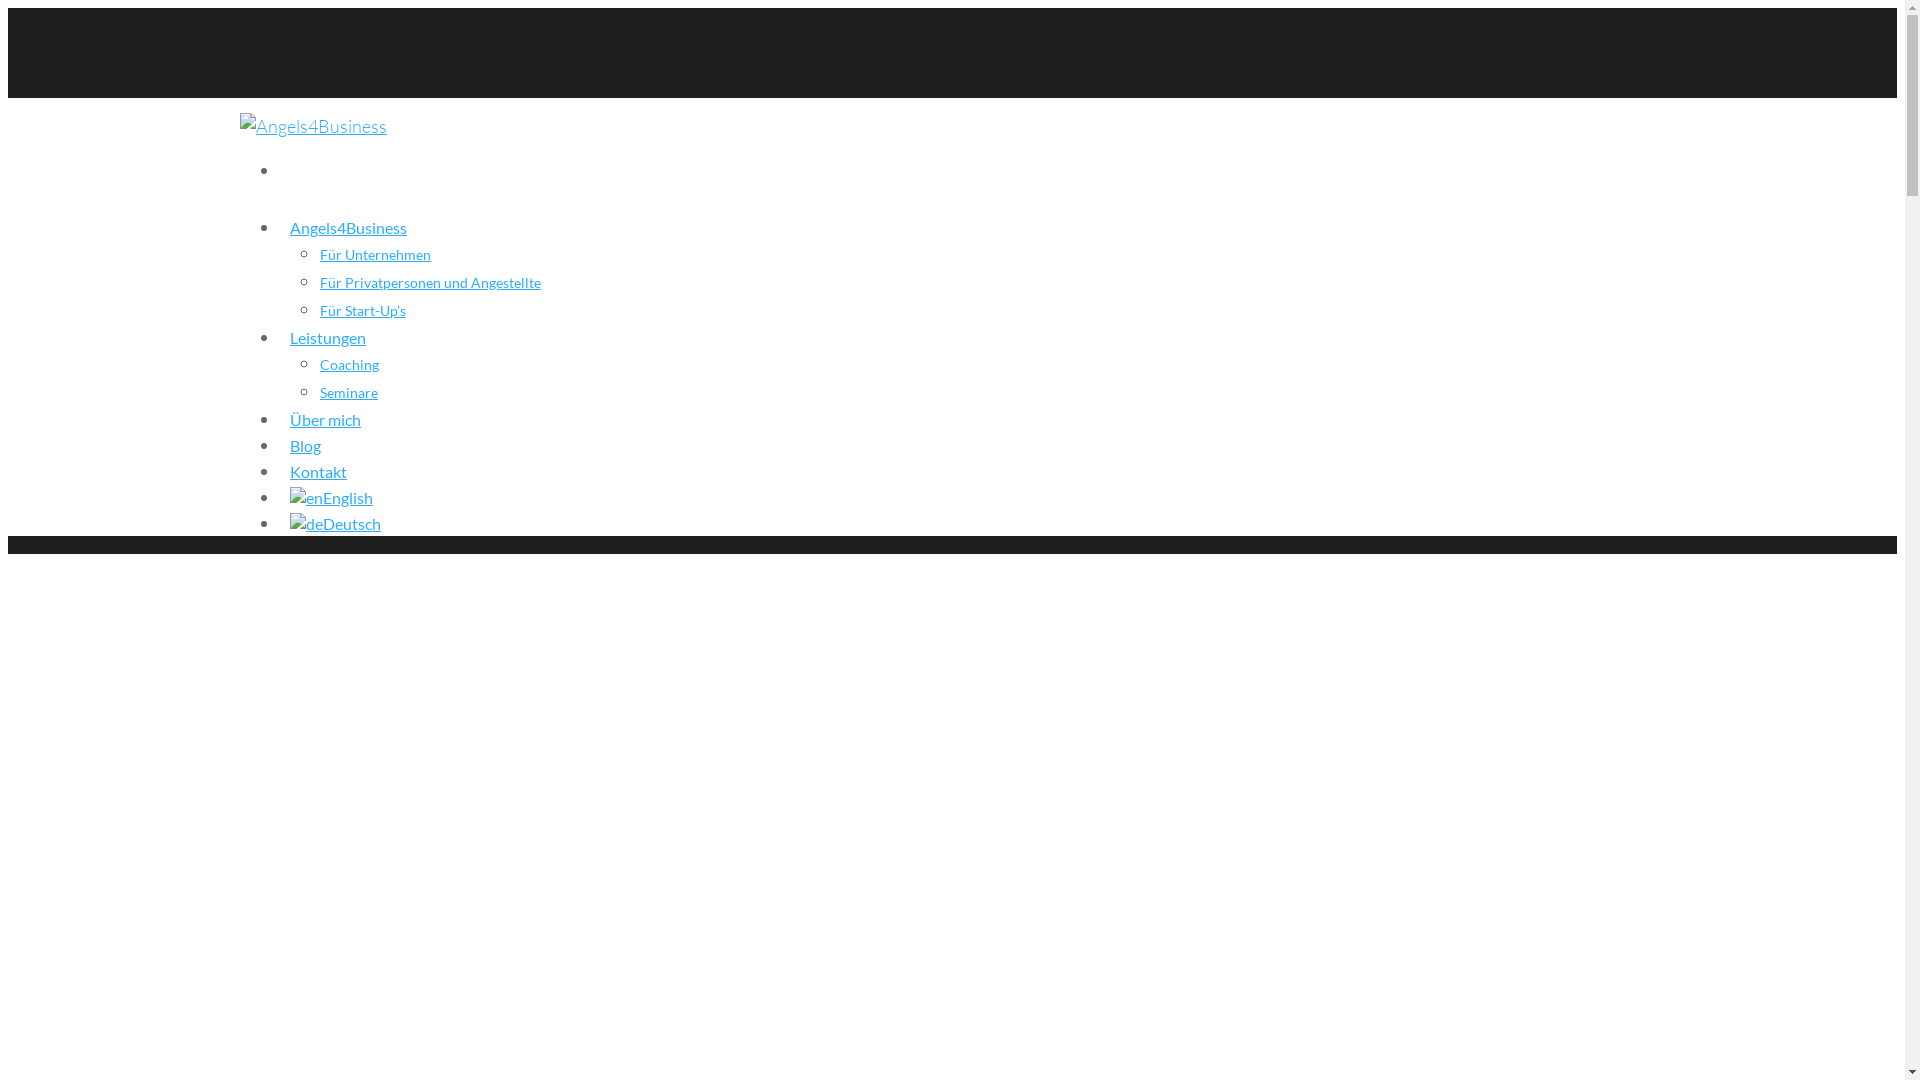  Describe the element at coordinates (348, 234) in the screenshot. I see `'Angels4Business'` at that location.